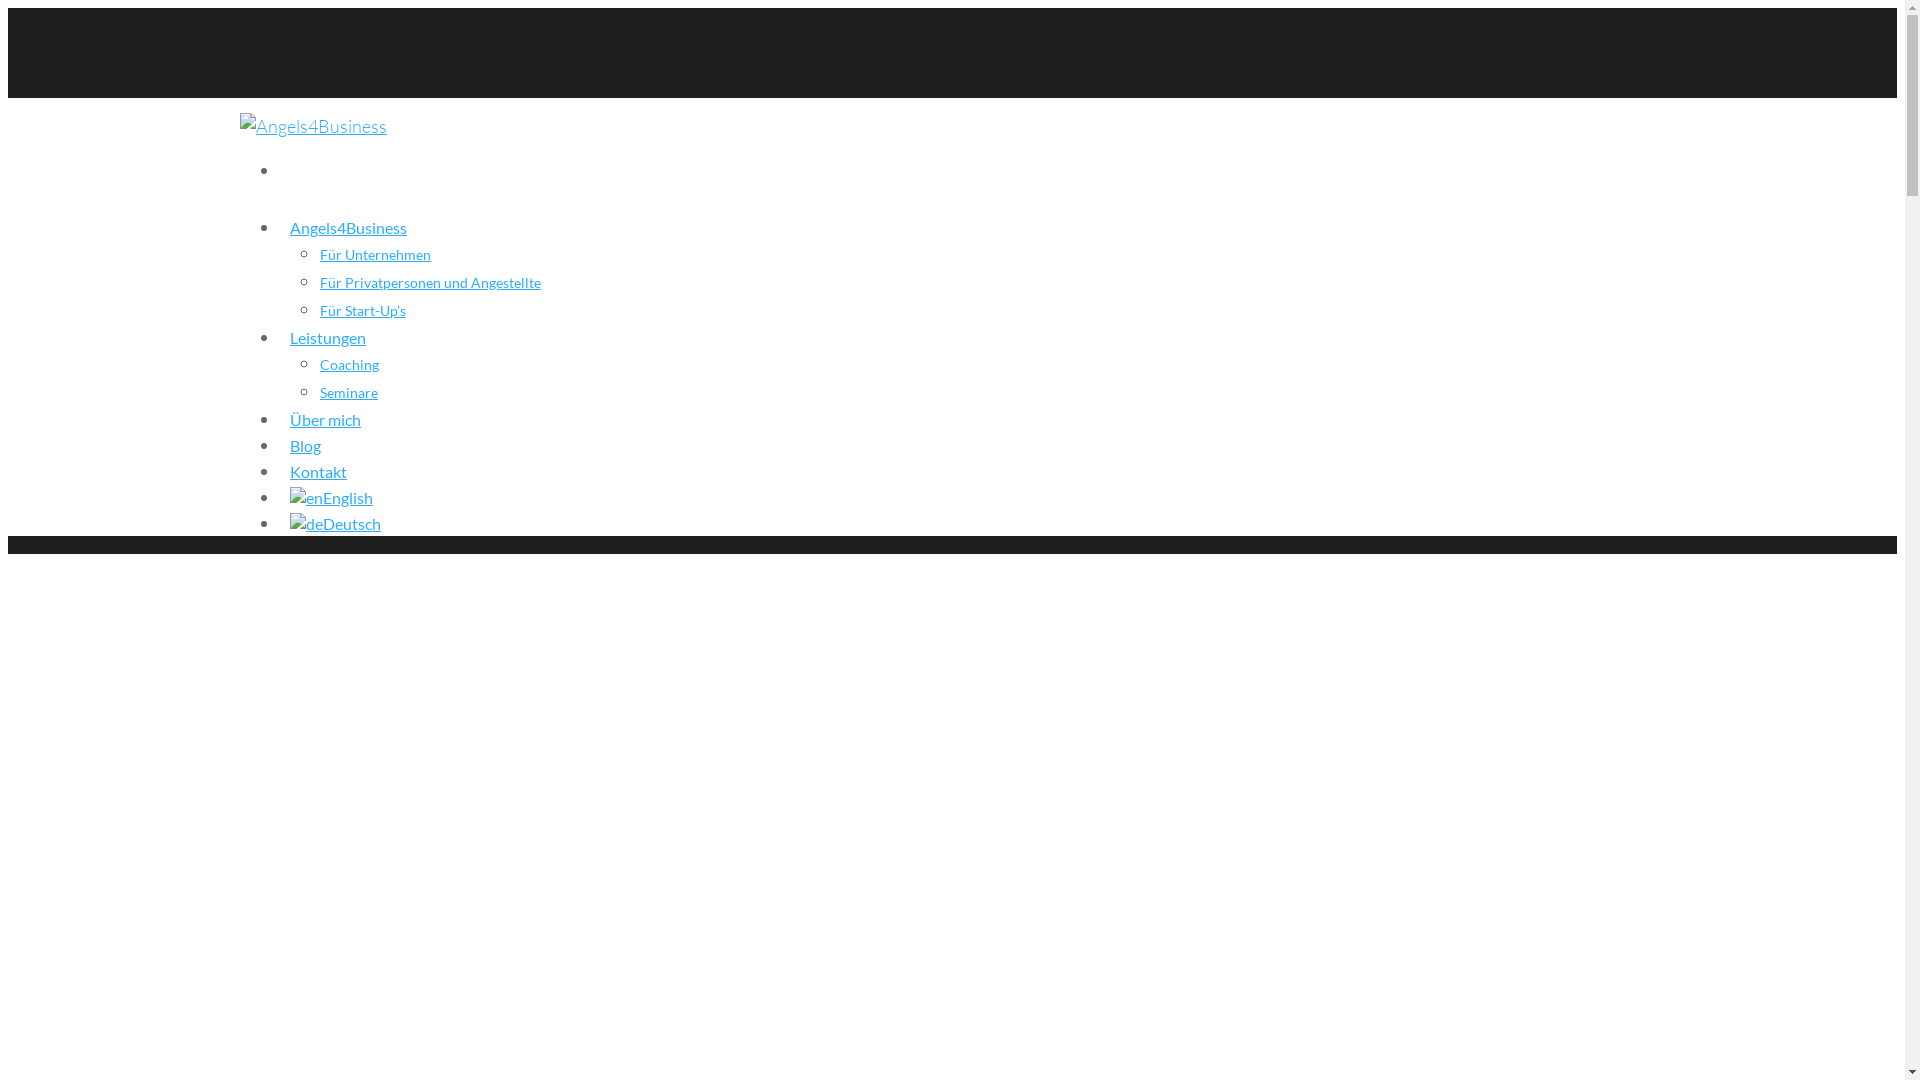  Describe the element at coordinates (348, 234) in the screenshot. I see `'Angels4Business'` at that location.